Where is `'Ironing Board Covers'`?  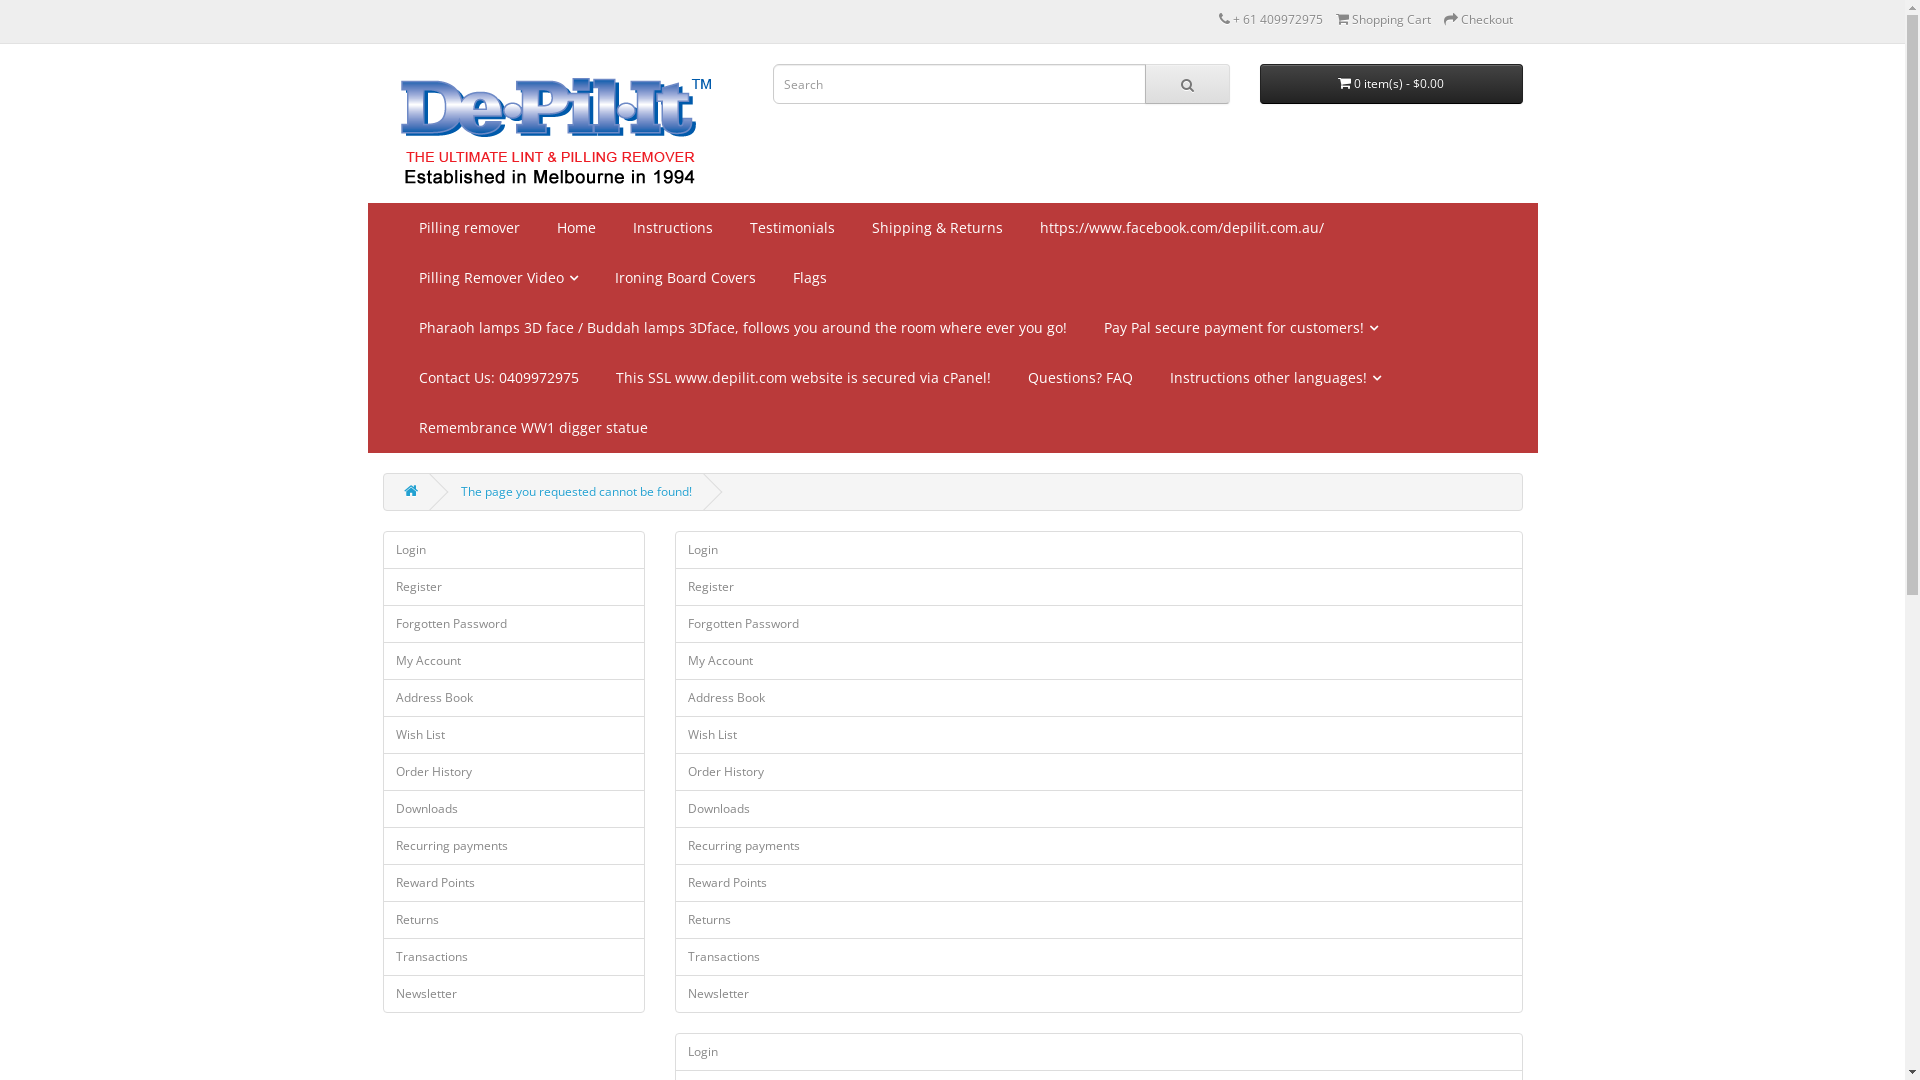
'Ironing Board Covers' is located at coordinates (682, 277).